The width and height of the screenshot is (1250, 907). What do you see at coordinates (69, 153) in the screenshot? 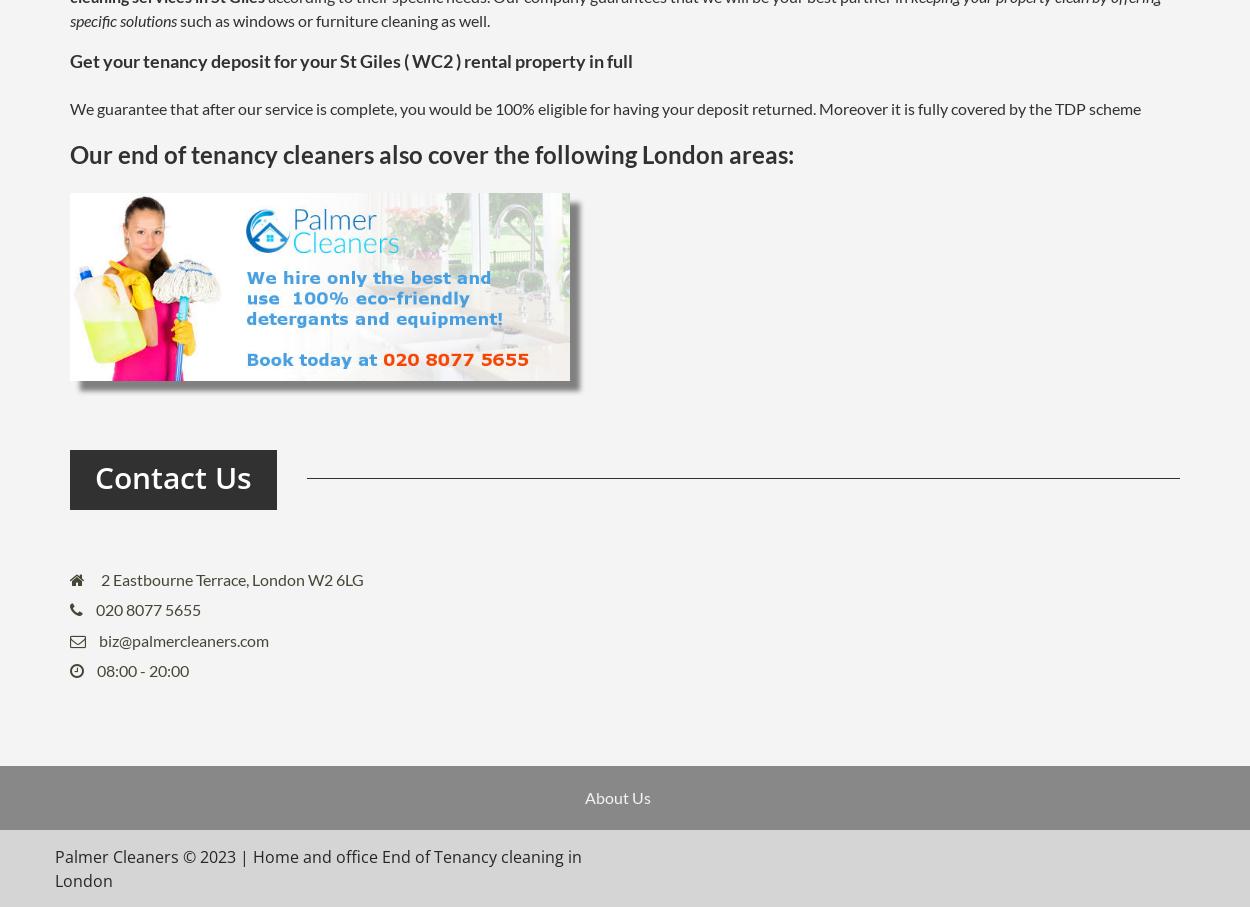
I see `'Our end of tenancy cleaners also cover the following London areas:'` at bounding box center [69, 153].